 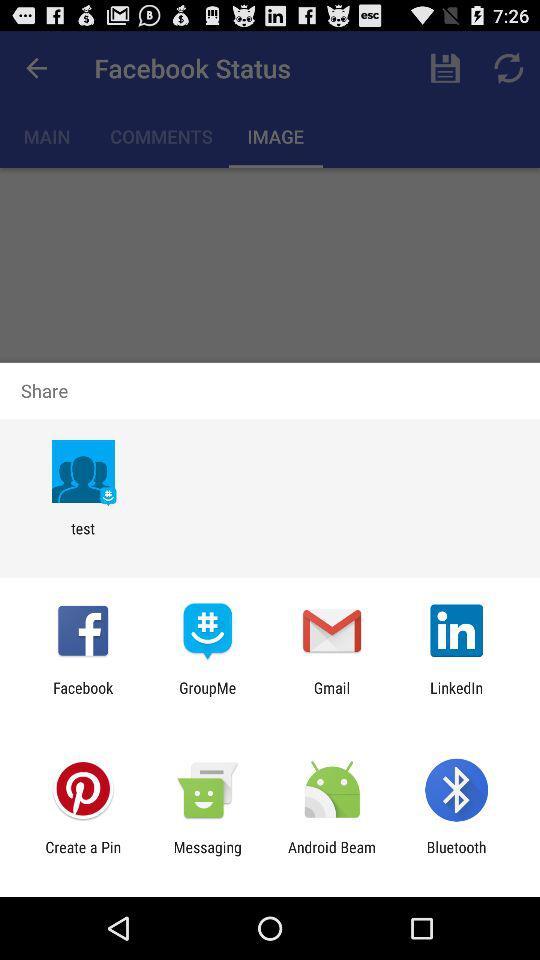 I want to click on icon next to the bluetooth, so click(x=332, y=855).